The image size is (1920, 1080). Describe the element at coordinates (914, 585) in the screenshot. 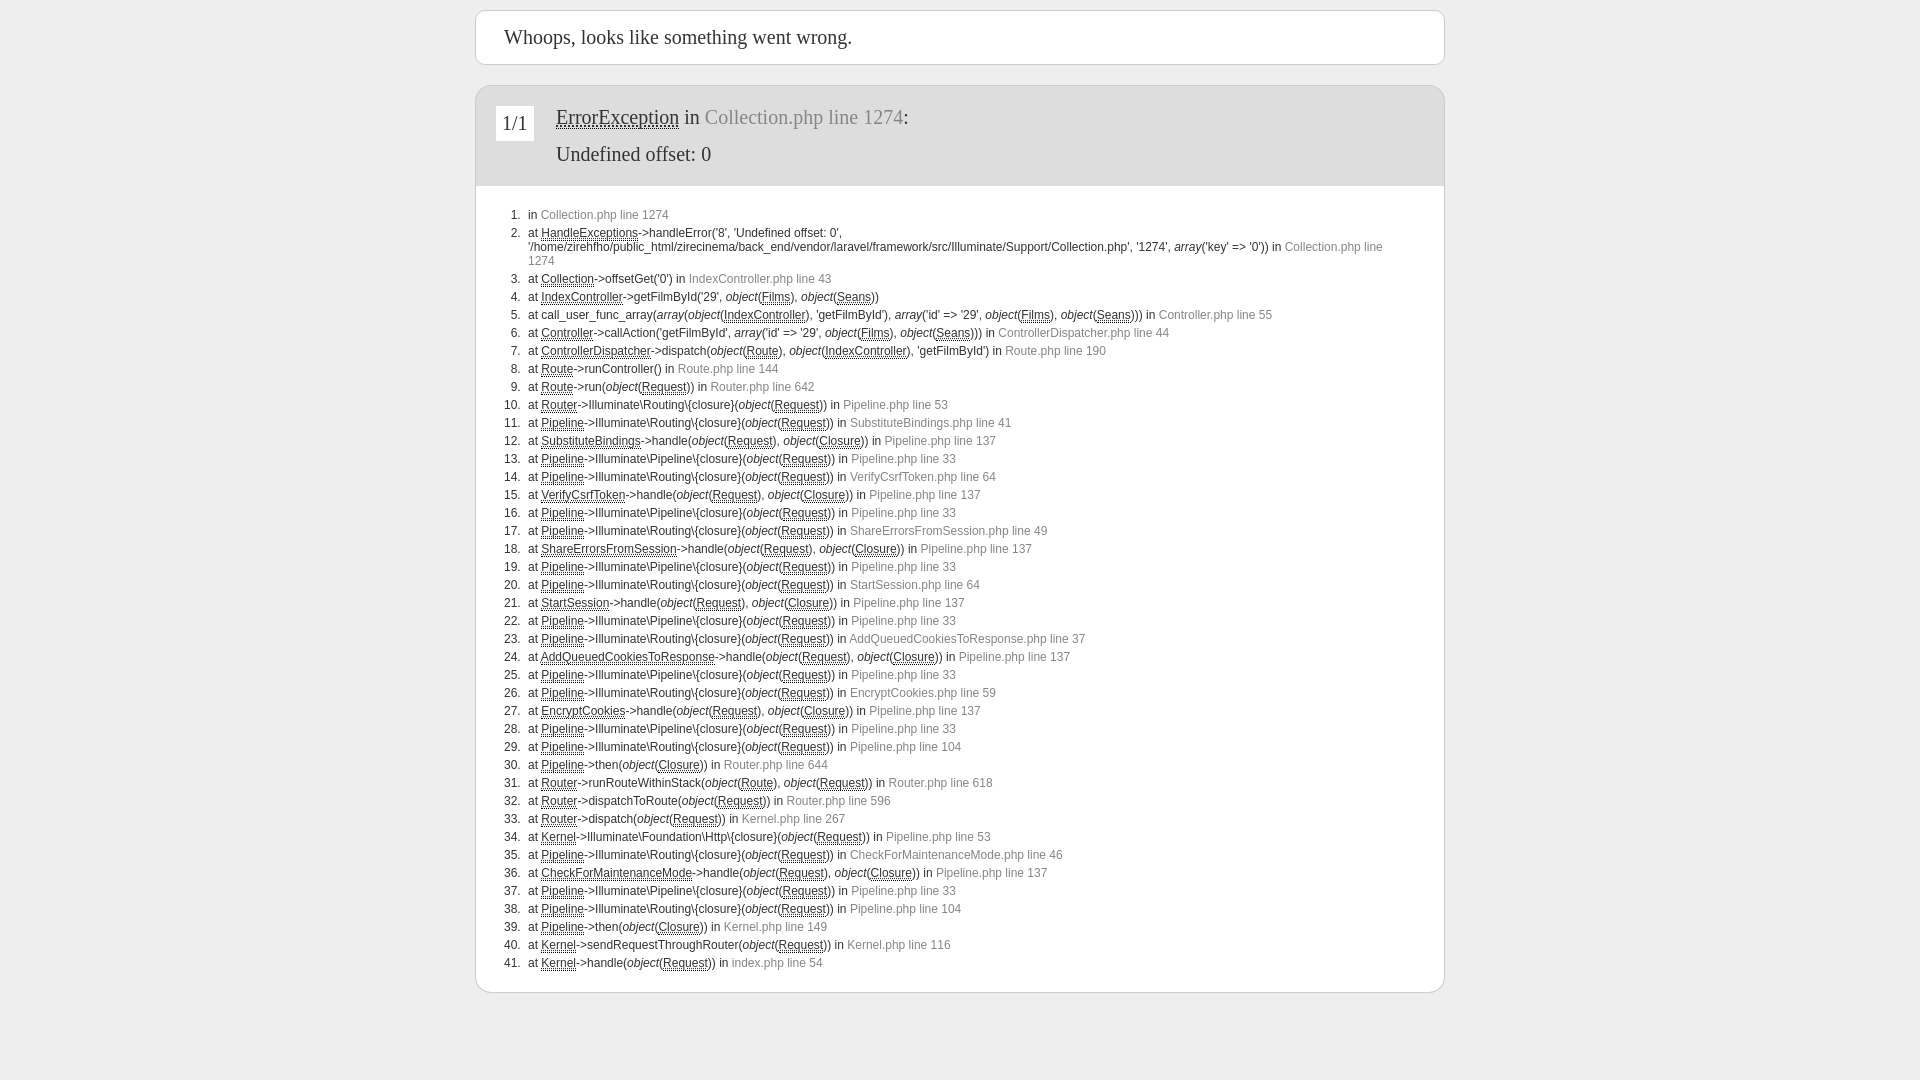

I see `'StartSession.php line 64'` at that location.